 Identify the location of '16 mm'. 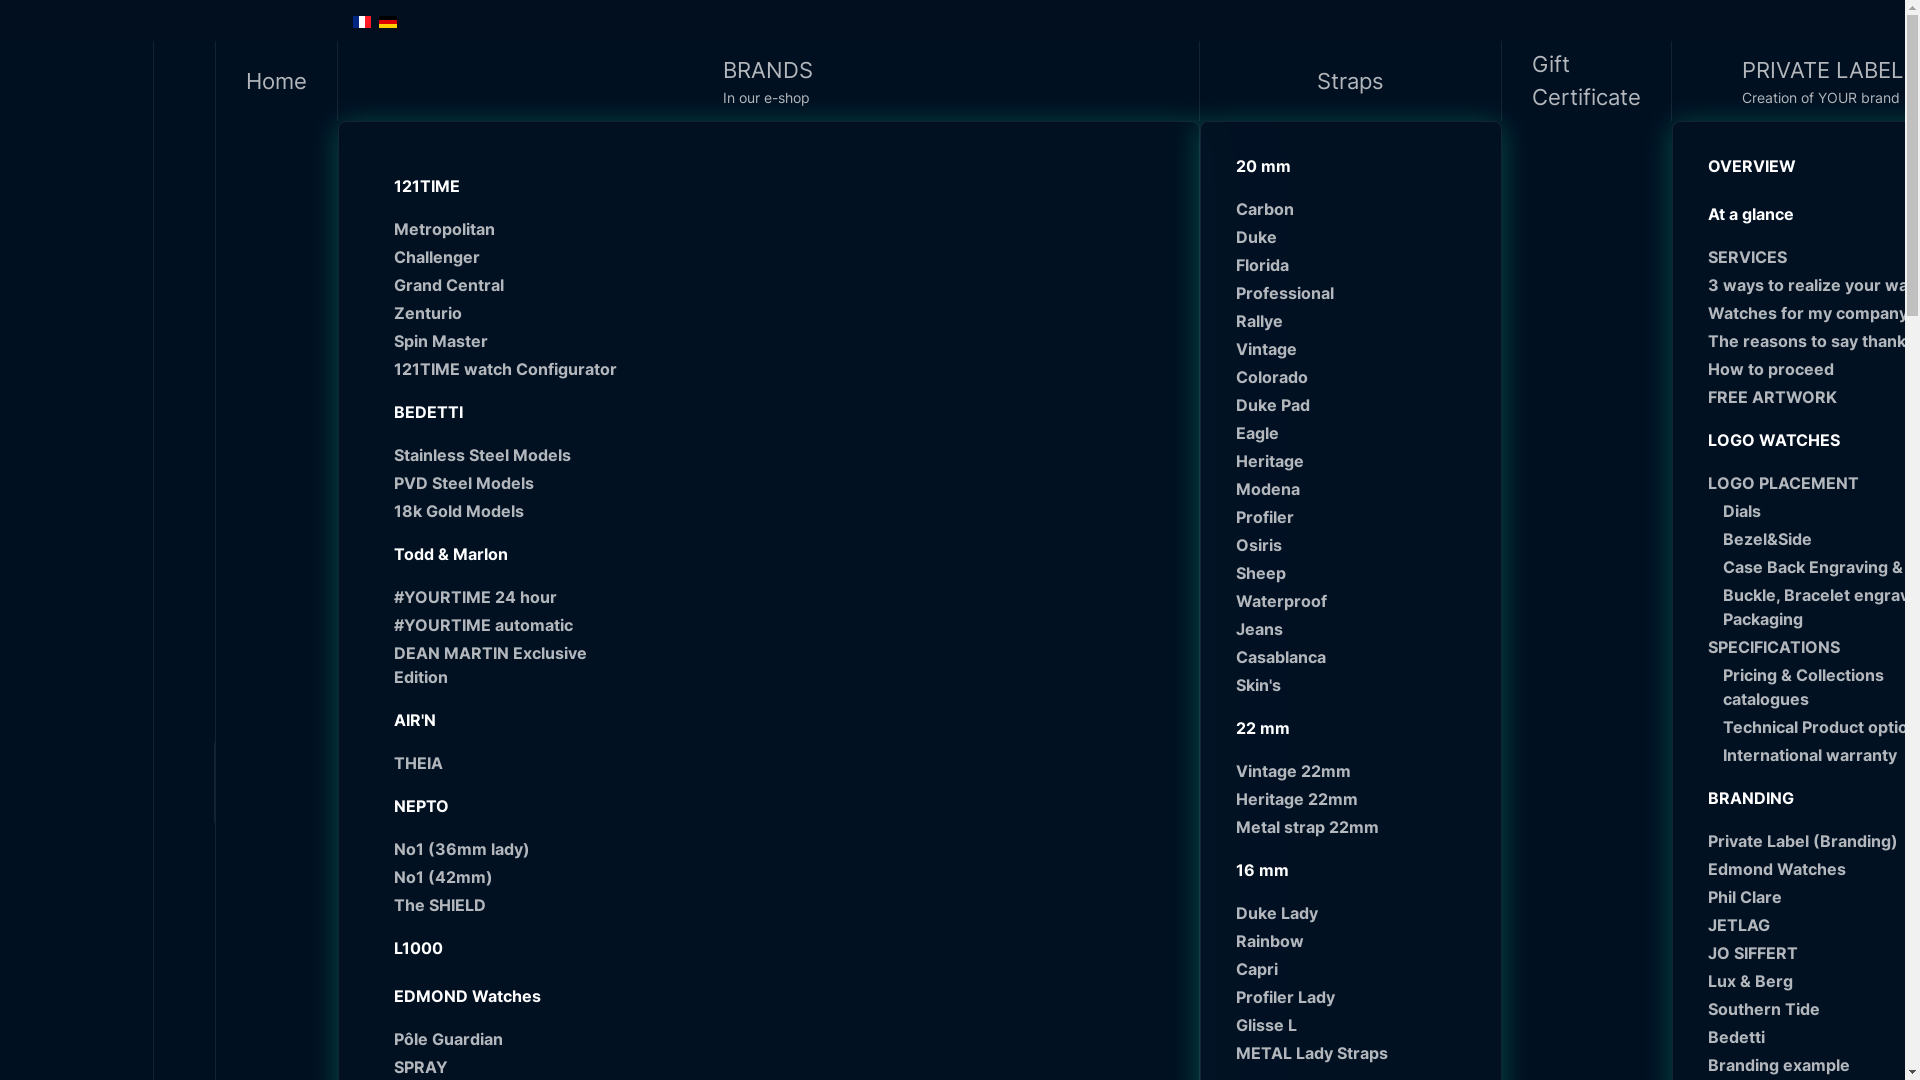
(1349, 869).